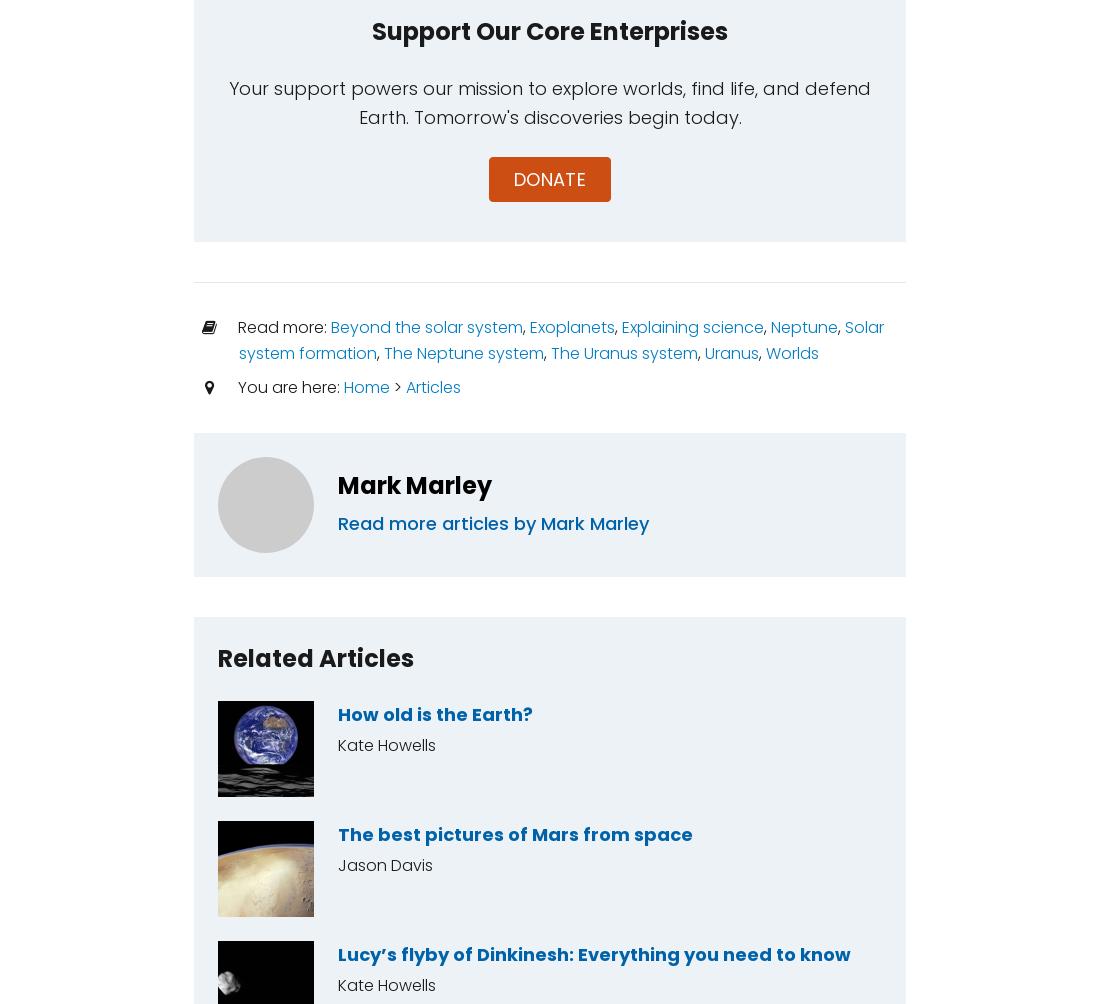 The width and height of the screenshot is (1100, 1004). I want to click on 'Read more:', so click(280, 326).